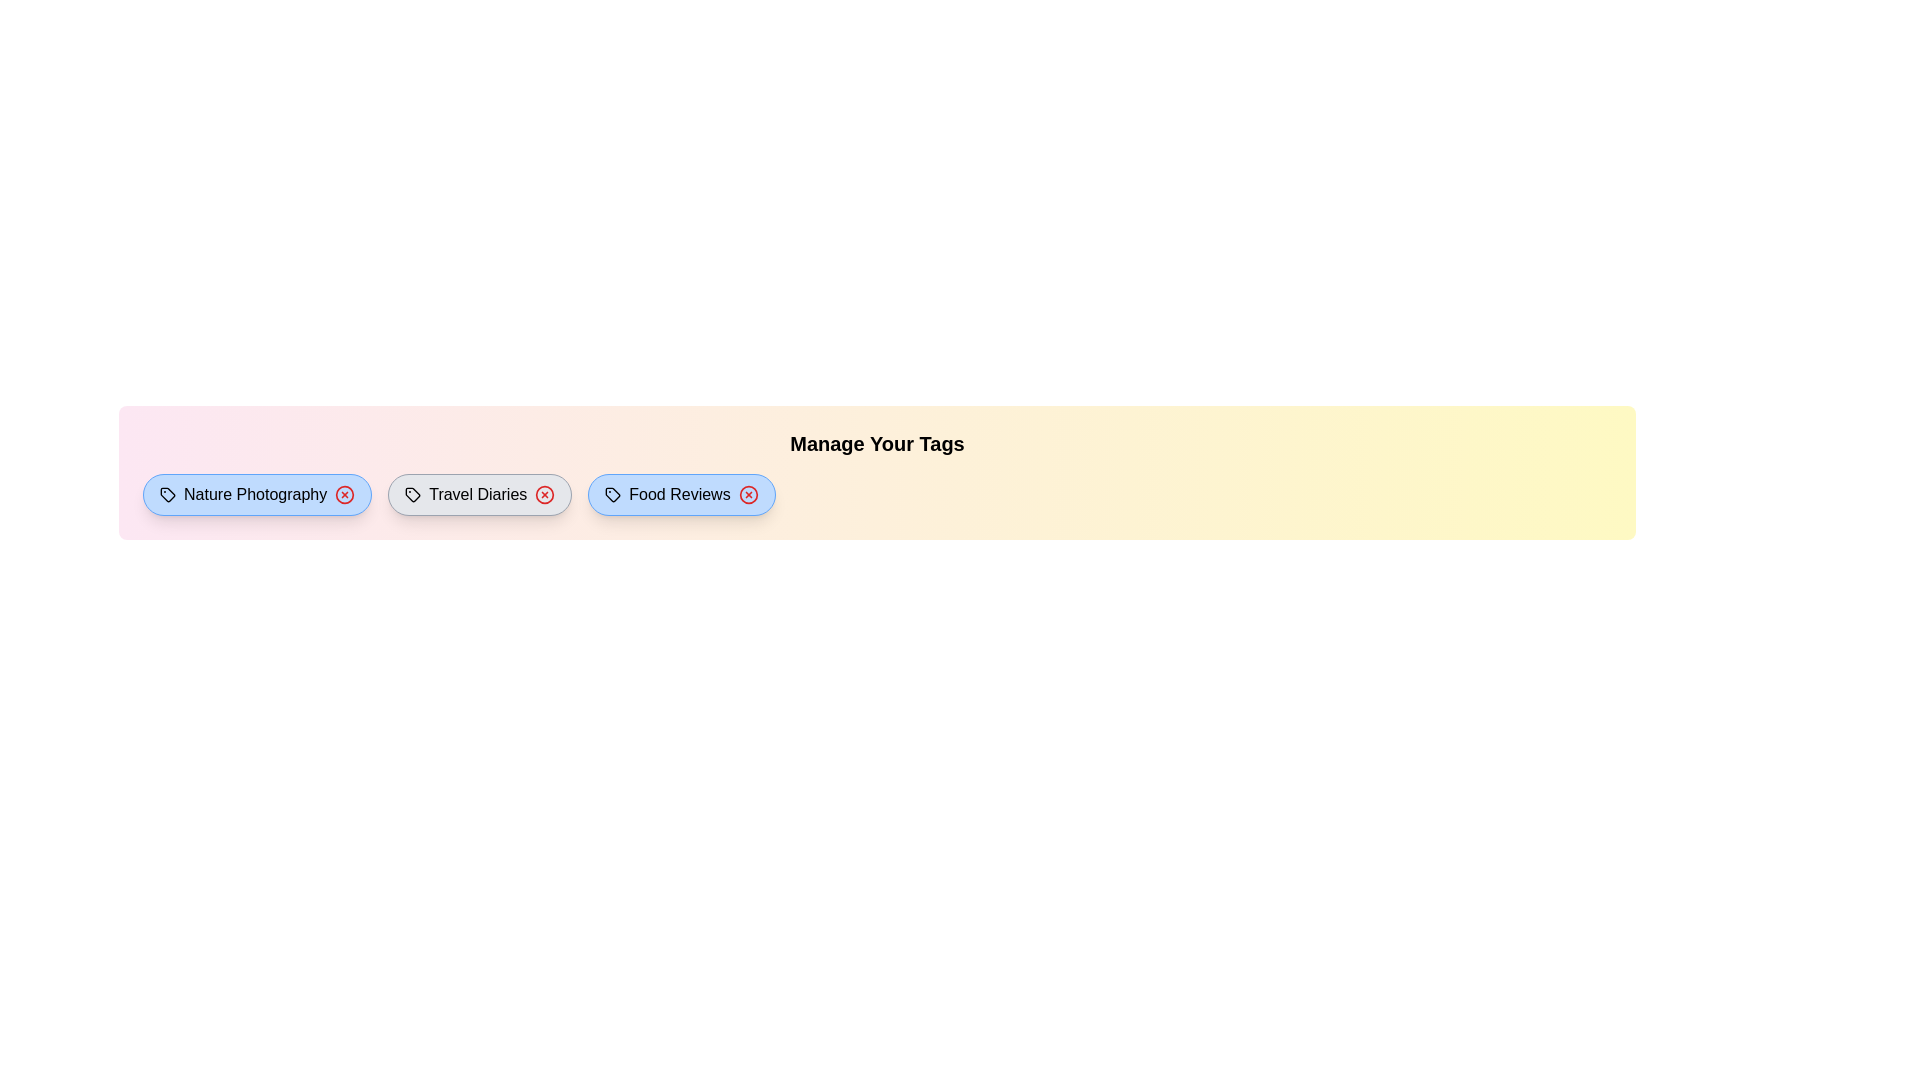  Describe the element at coordinates (480, 494) in the screenshot. I see `the tag labeled 'Travel Diaries' by clicking on it` at that location.